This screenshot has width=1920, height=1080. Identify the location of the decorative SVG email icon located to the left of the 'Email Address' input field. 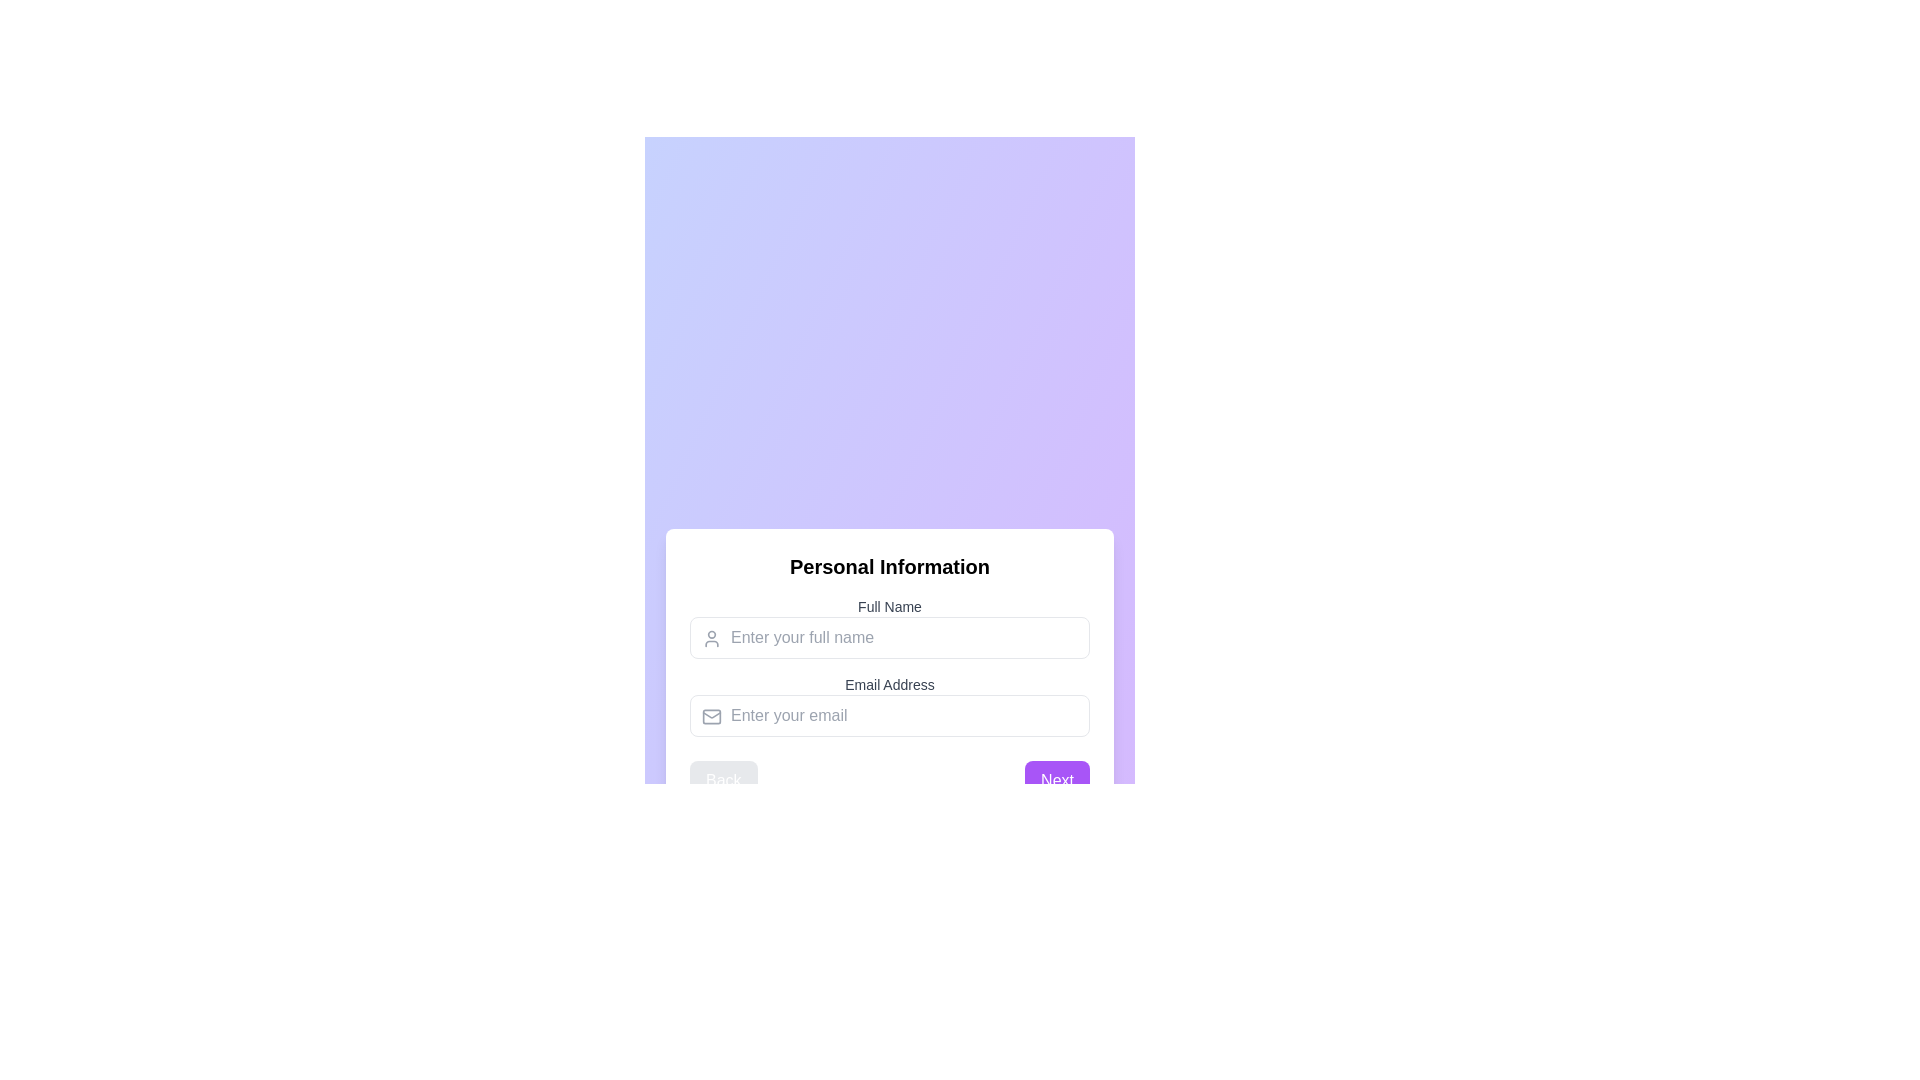
(711, 713).